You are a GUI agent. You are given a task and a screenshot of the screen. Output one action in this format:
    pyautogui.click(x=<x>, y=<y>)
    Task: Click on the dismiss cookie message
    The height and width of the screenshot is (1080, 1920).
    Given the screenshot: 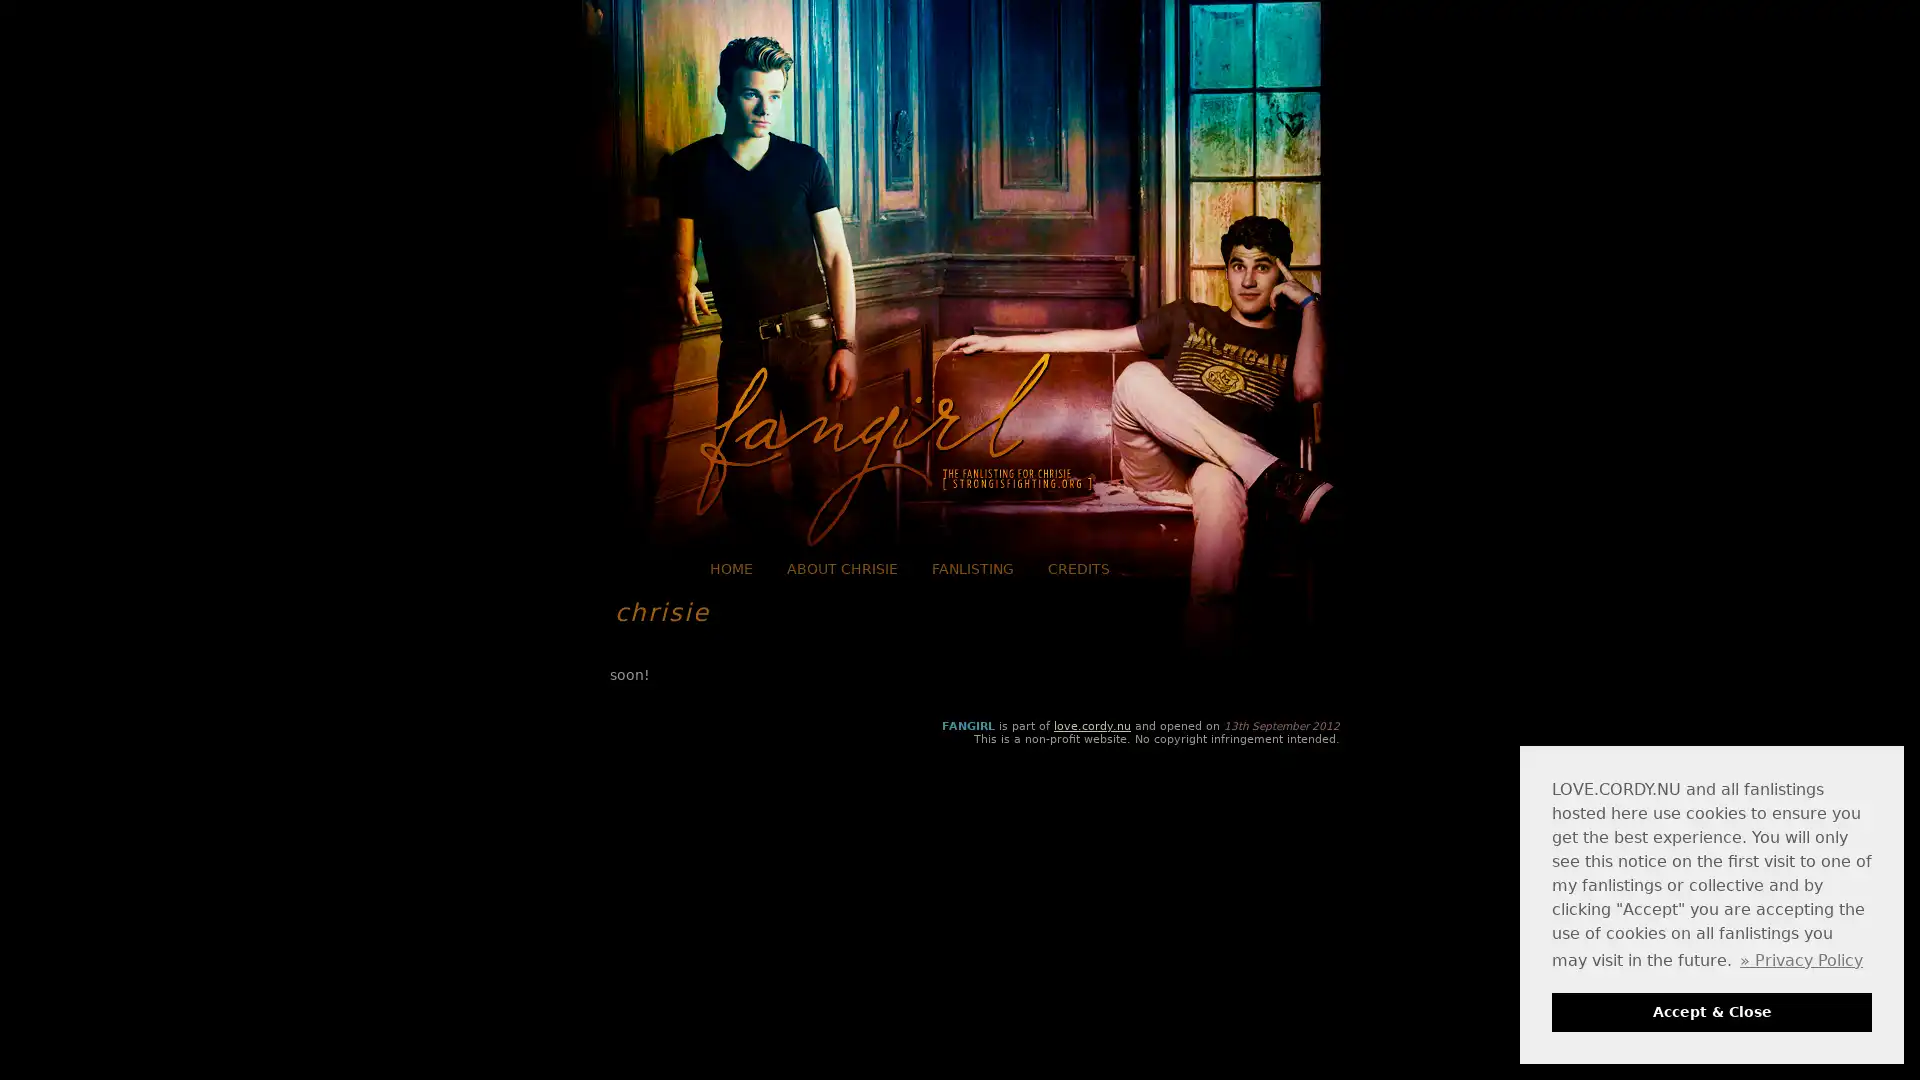 What is the action you would take?
    pyautogui.click(x=1711, y=1011)
    